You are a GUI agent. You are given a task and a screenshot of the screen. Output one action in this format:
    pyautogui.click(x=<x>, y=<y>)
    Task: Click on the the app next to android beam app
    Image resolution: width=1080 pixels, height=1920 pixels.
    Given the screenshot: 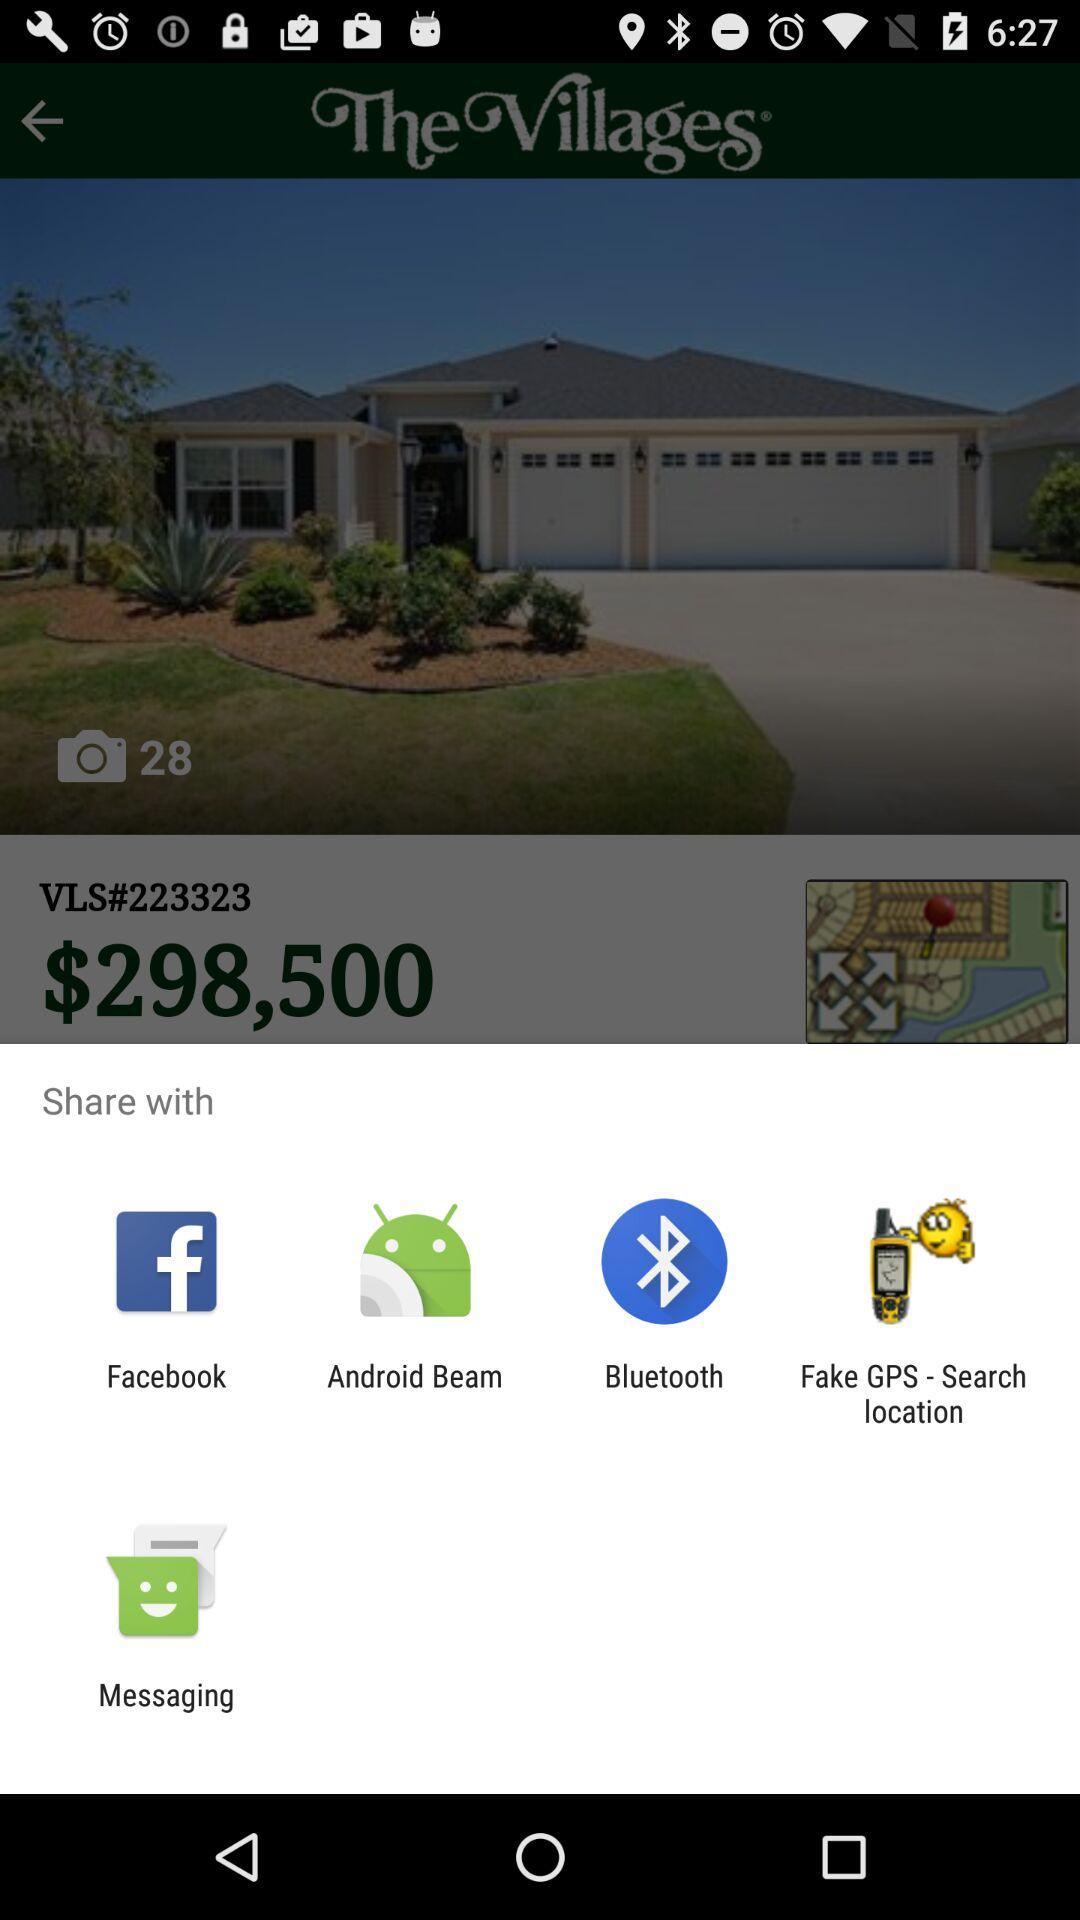 What is the action you would take?
    pyautogui.click(x=664, y=1392)
    